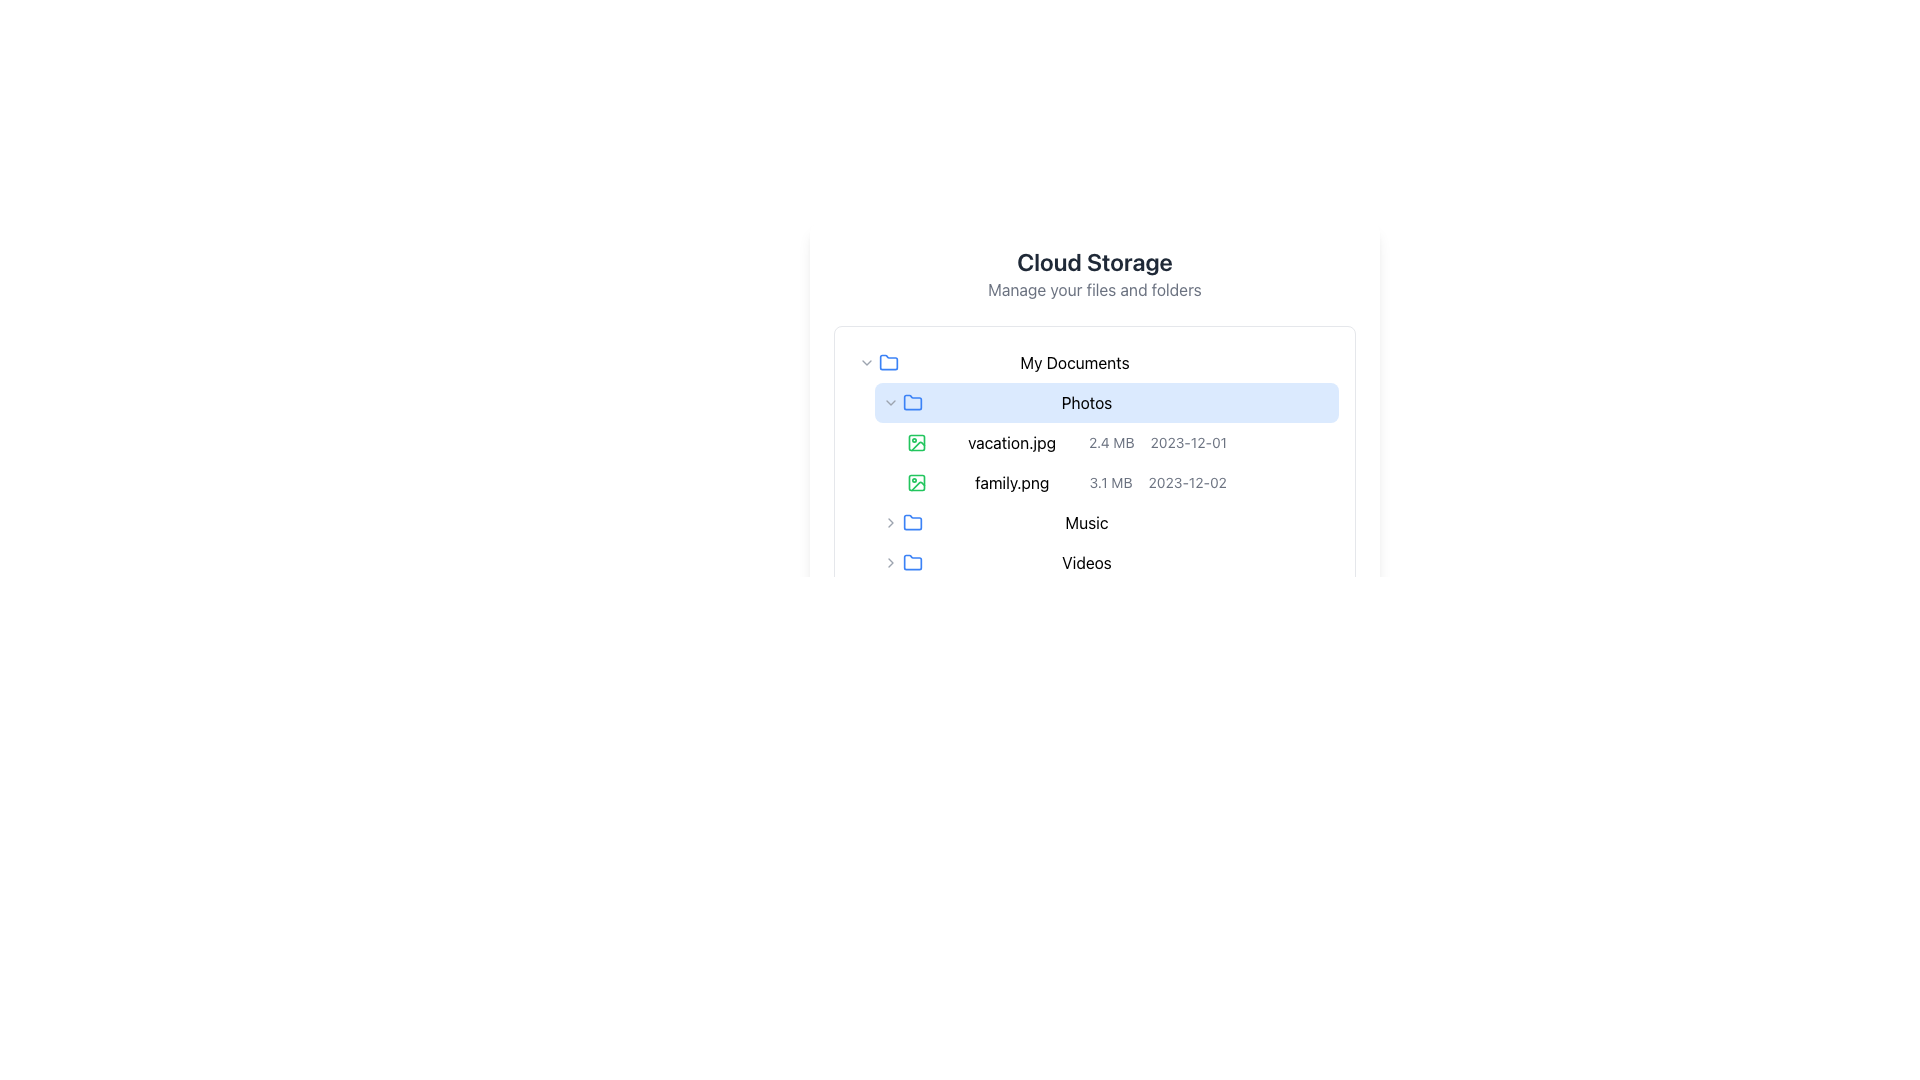 The image size is (1920, 1080). I want to click on the static text displaying the date '2023-12-01' in light gray font, located in the file listing entry for 'vacation.jpg' in the 'Photos' folder, so click(1188, 442).